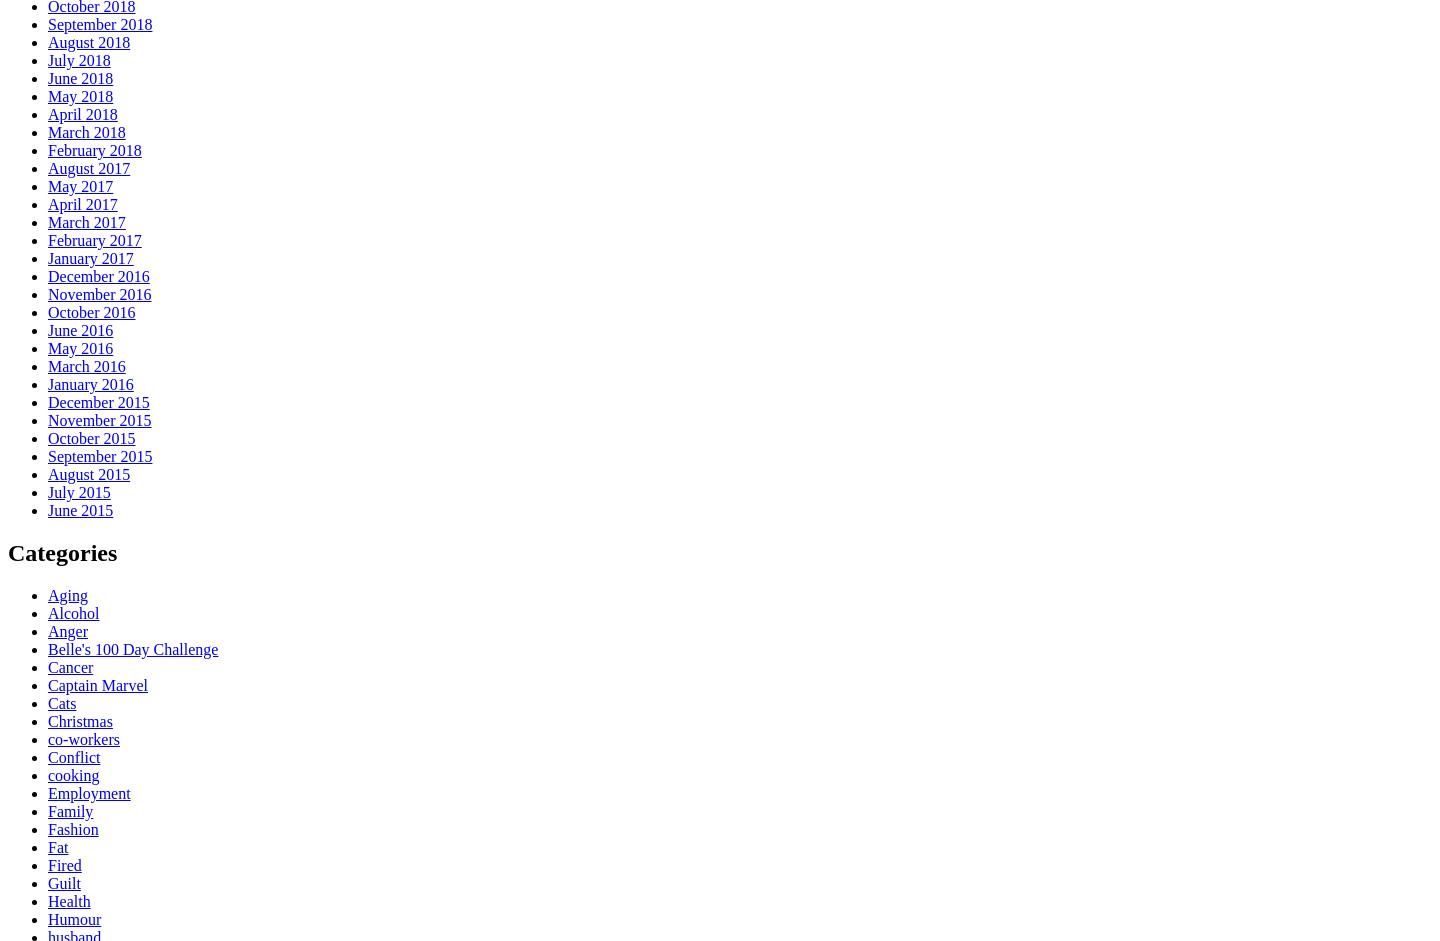  What do you see at coordinates (46, 899) in the screenshot?
I see `'Health'` at bounding box center [46, 899].